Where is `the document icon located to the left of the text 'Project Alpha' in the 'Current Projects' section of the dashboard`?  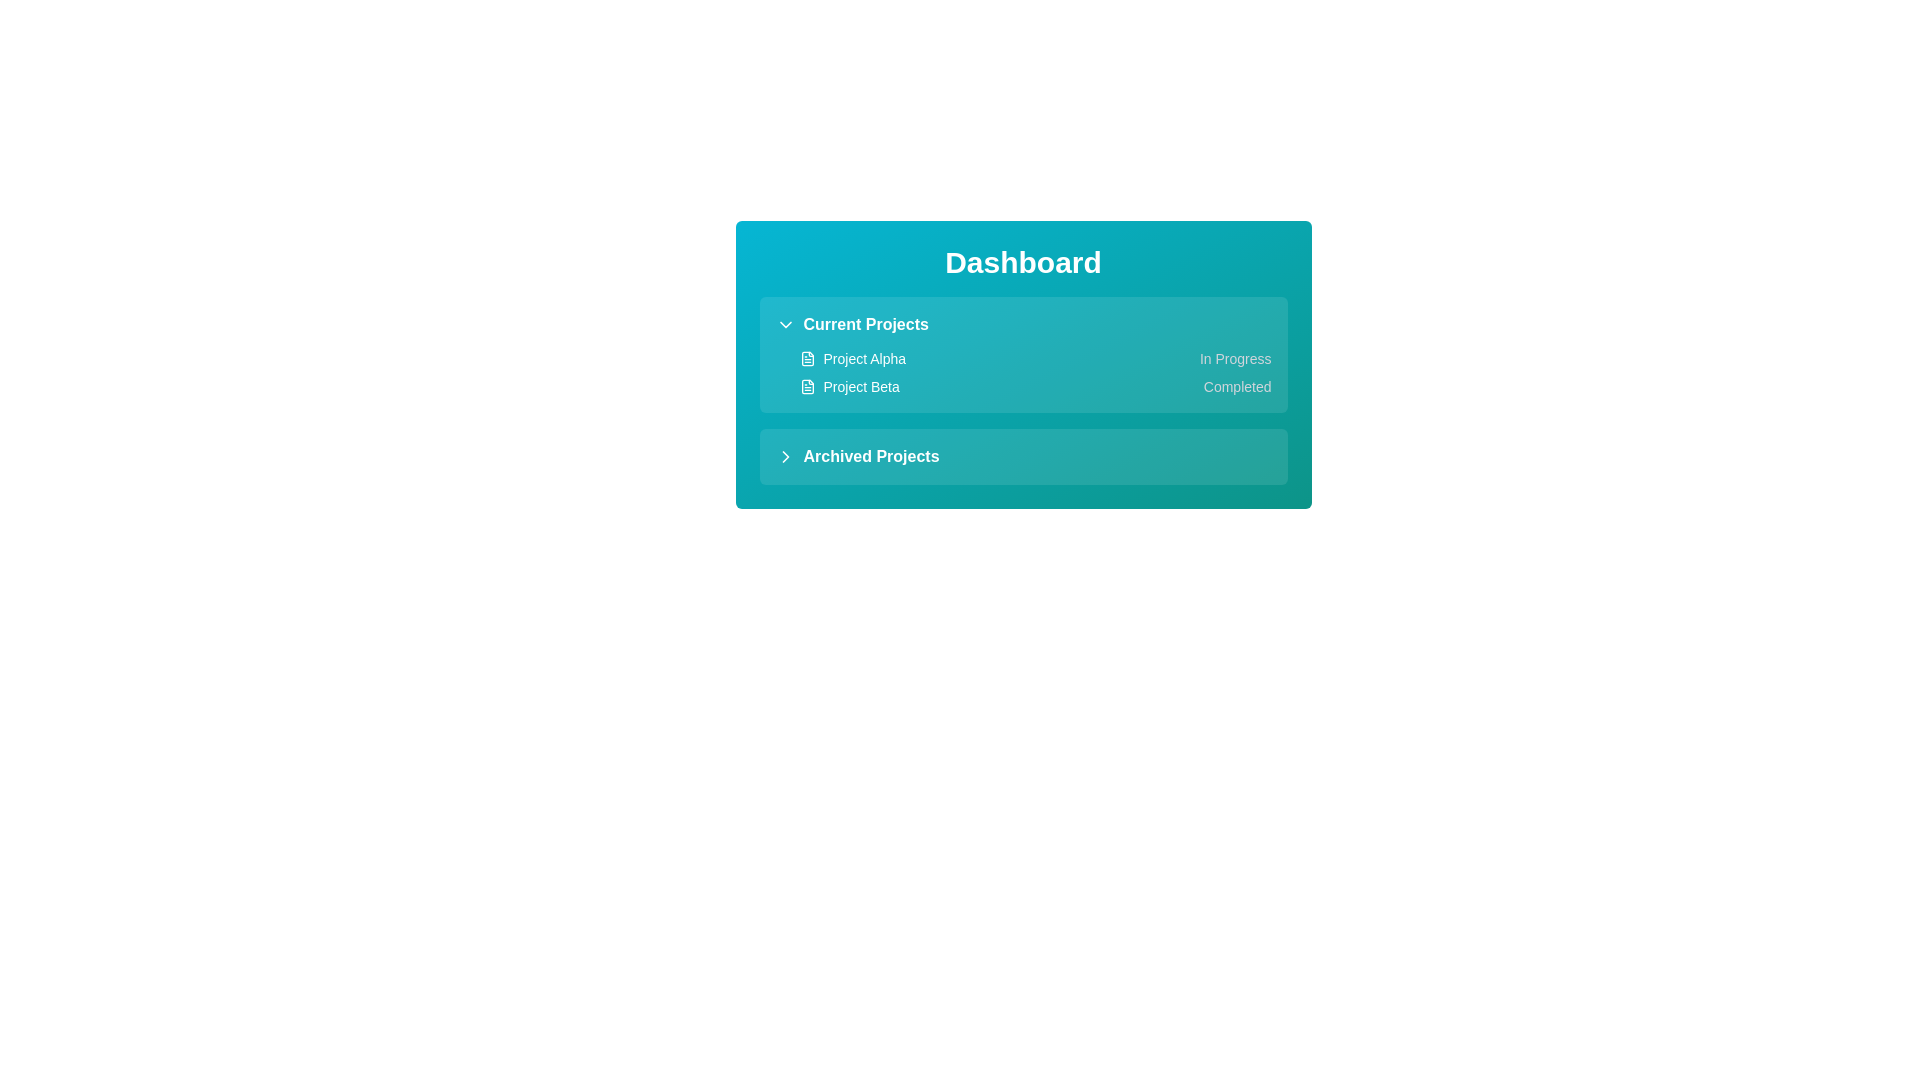 the document icon located to the left of the text 'Project Alpha' in the 'Current Projects' section of the dashboard is located at coordinates (807, 357).